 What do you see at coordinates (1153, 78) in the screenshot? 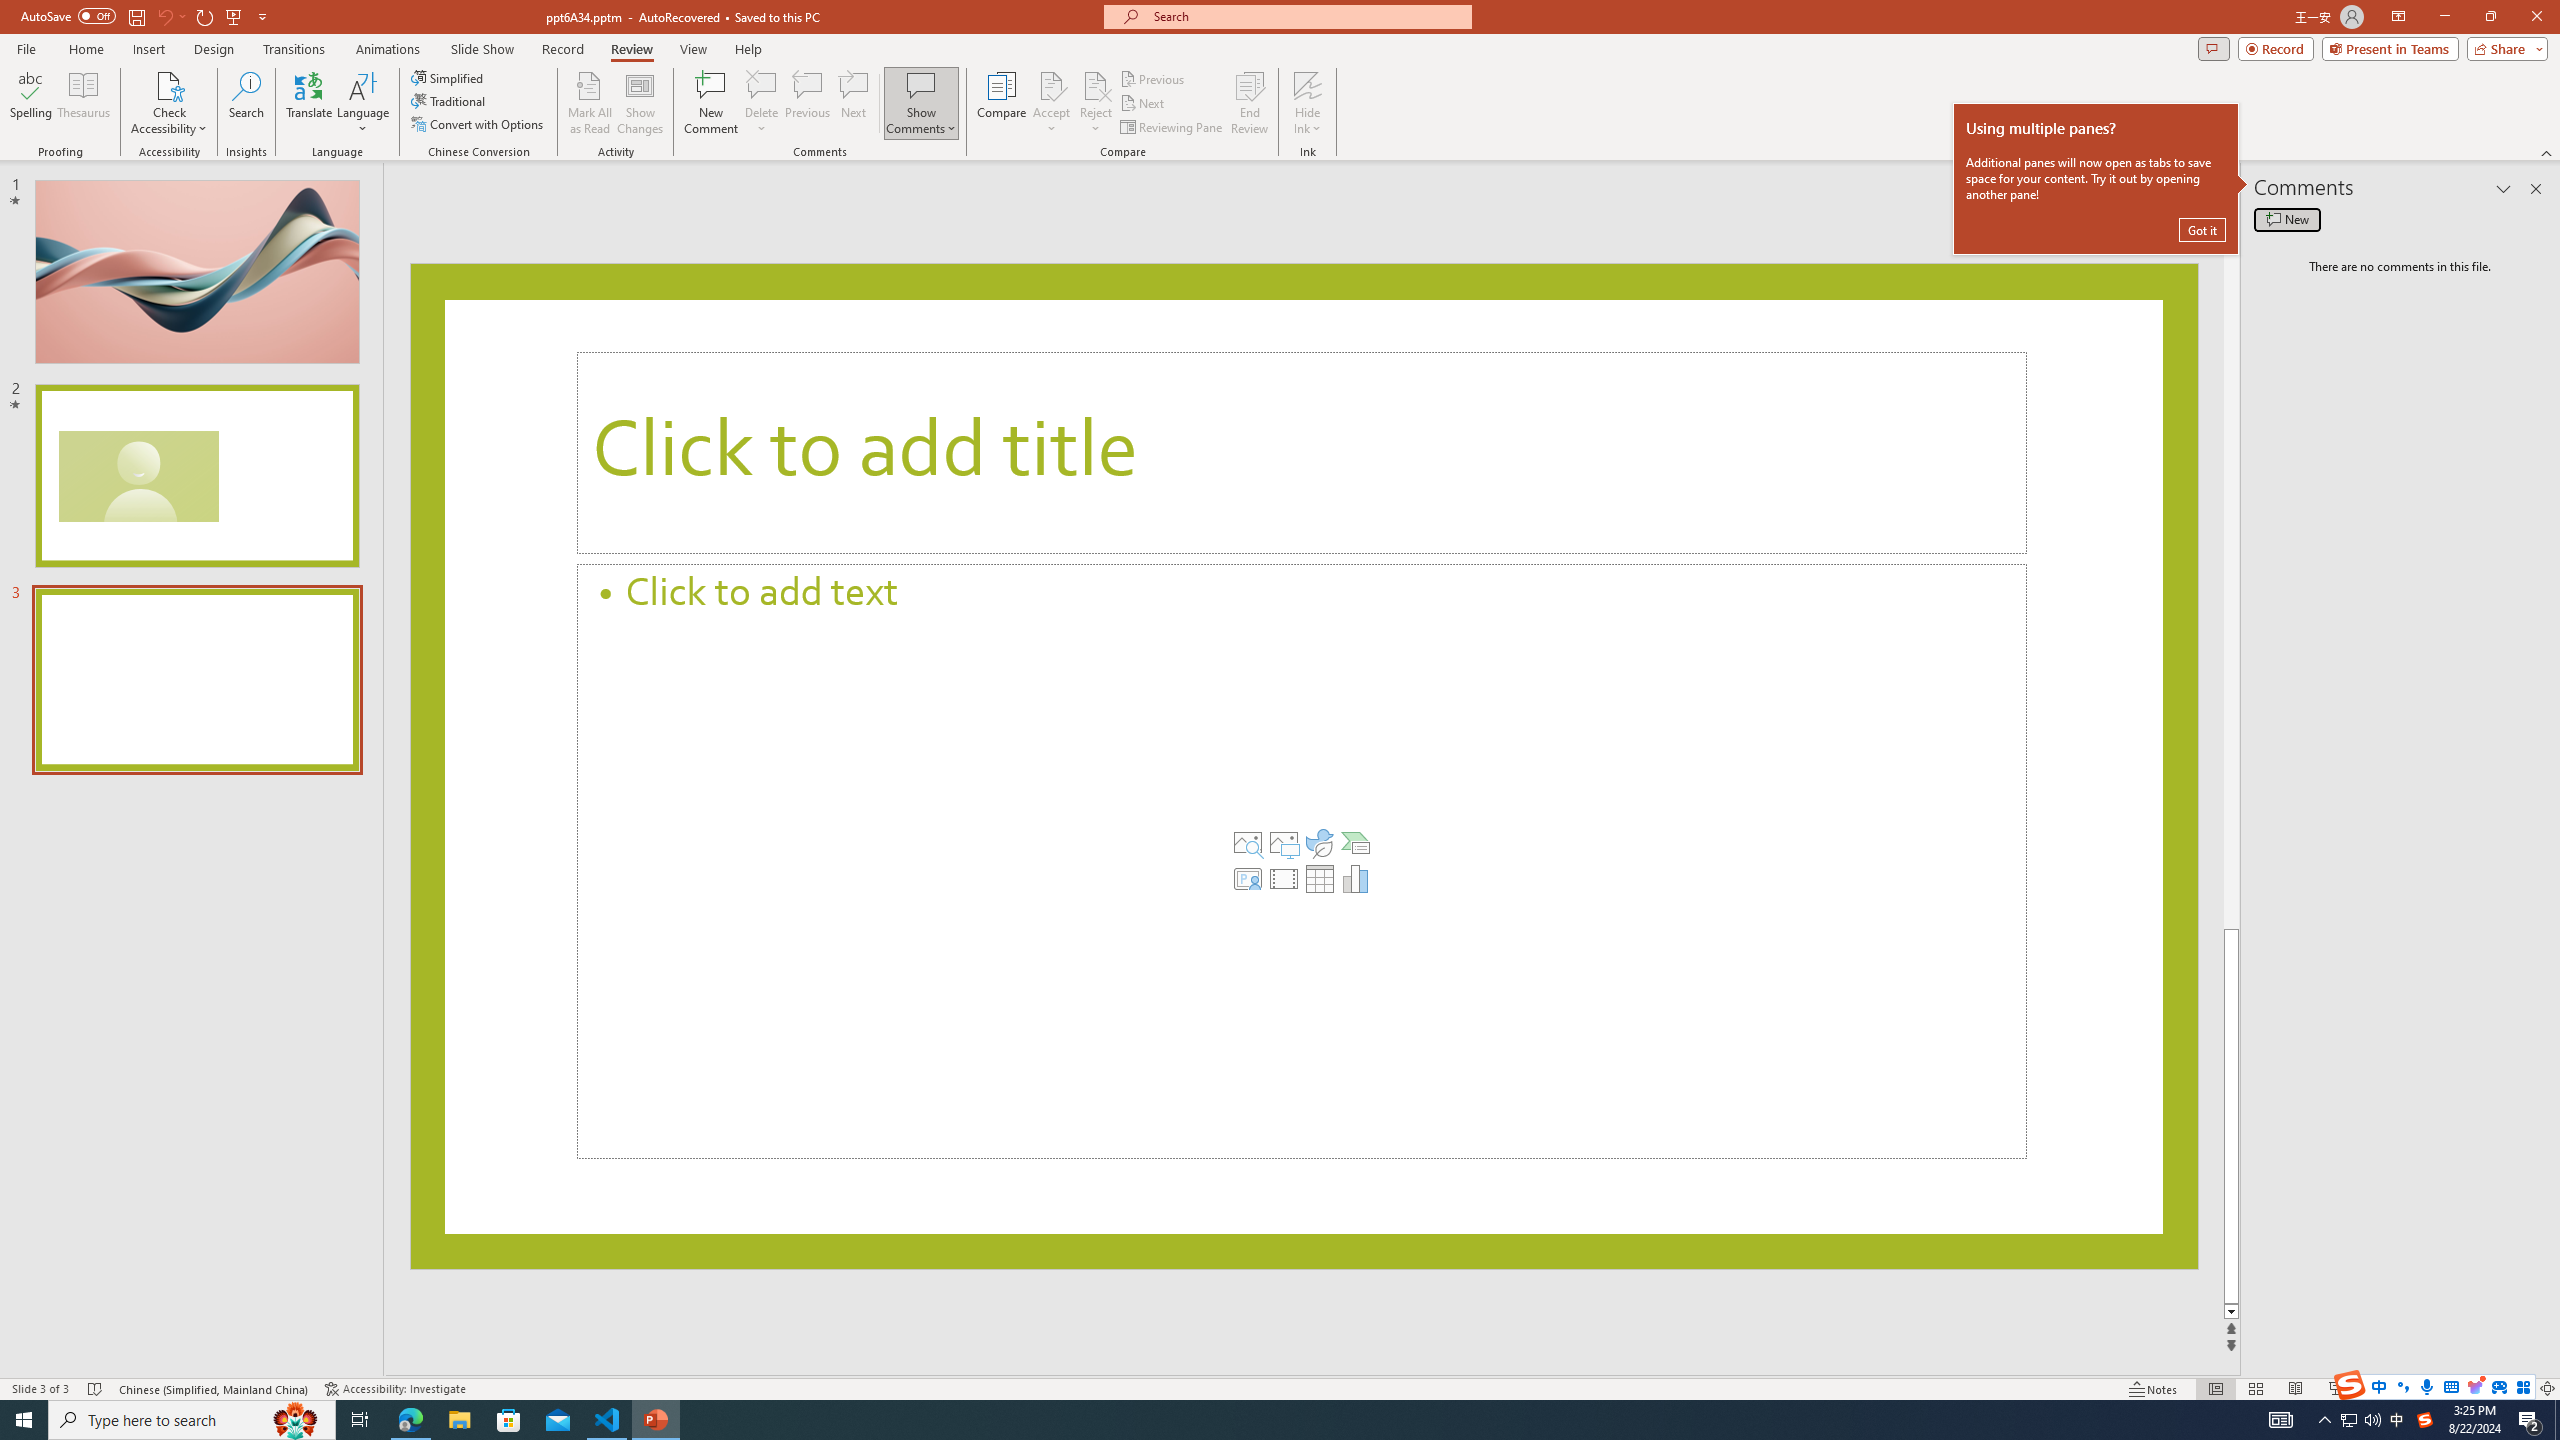
I see `'Previous'` at bounding box center [1153, 78].